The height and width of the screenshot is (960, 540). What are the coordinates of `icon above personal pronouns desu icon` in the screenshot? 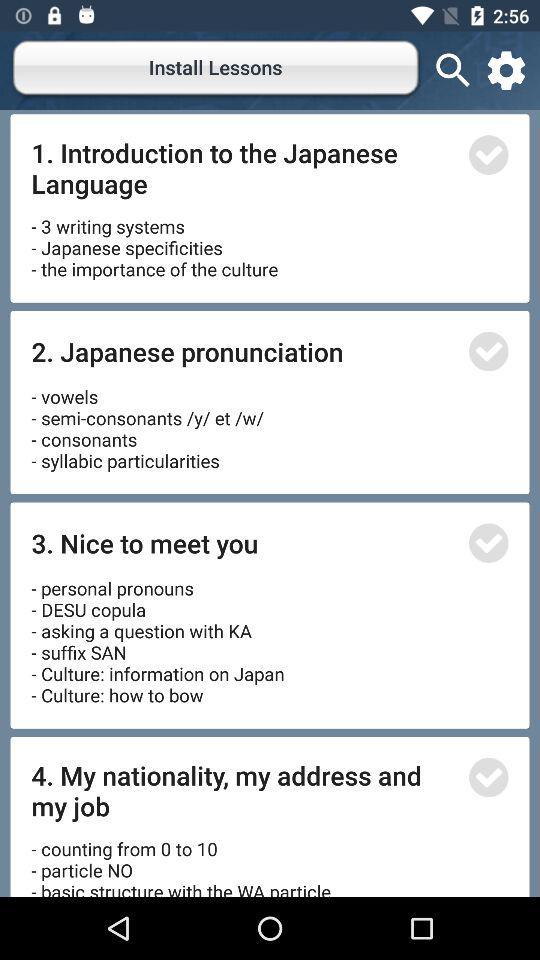 It's located at (243, 543).